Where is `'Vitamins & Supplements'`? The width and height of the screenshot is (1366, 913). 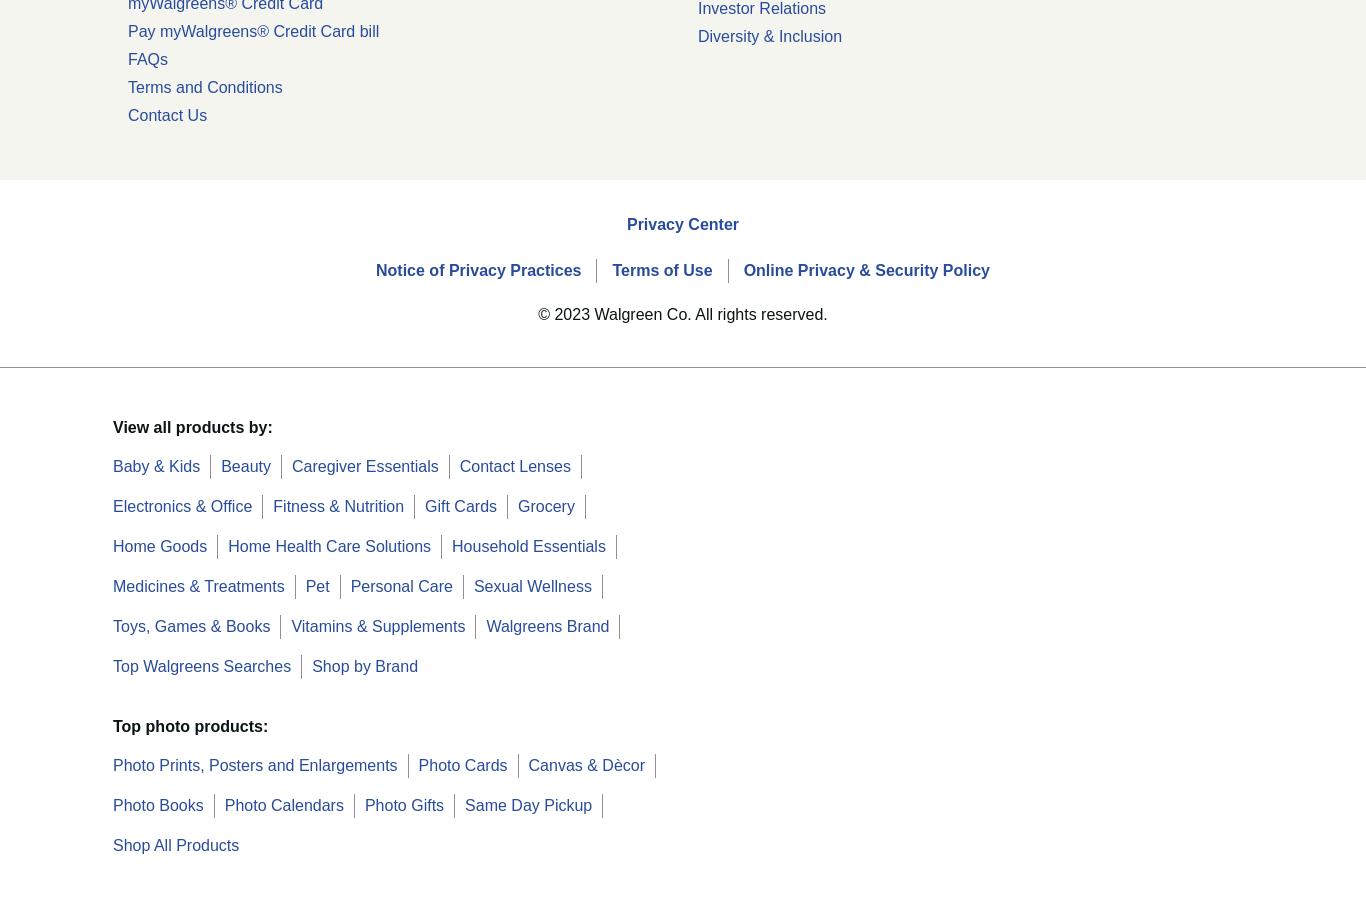
'Vitamins & Supplements' is located at coordinates (376, 624).